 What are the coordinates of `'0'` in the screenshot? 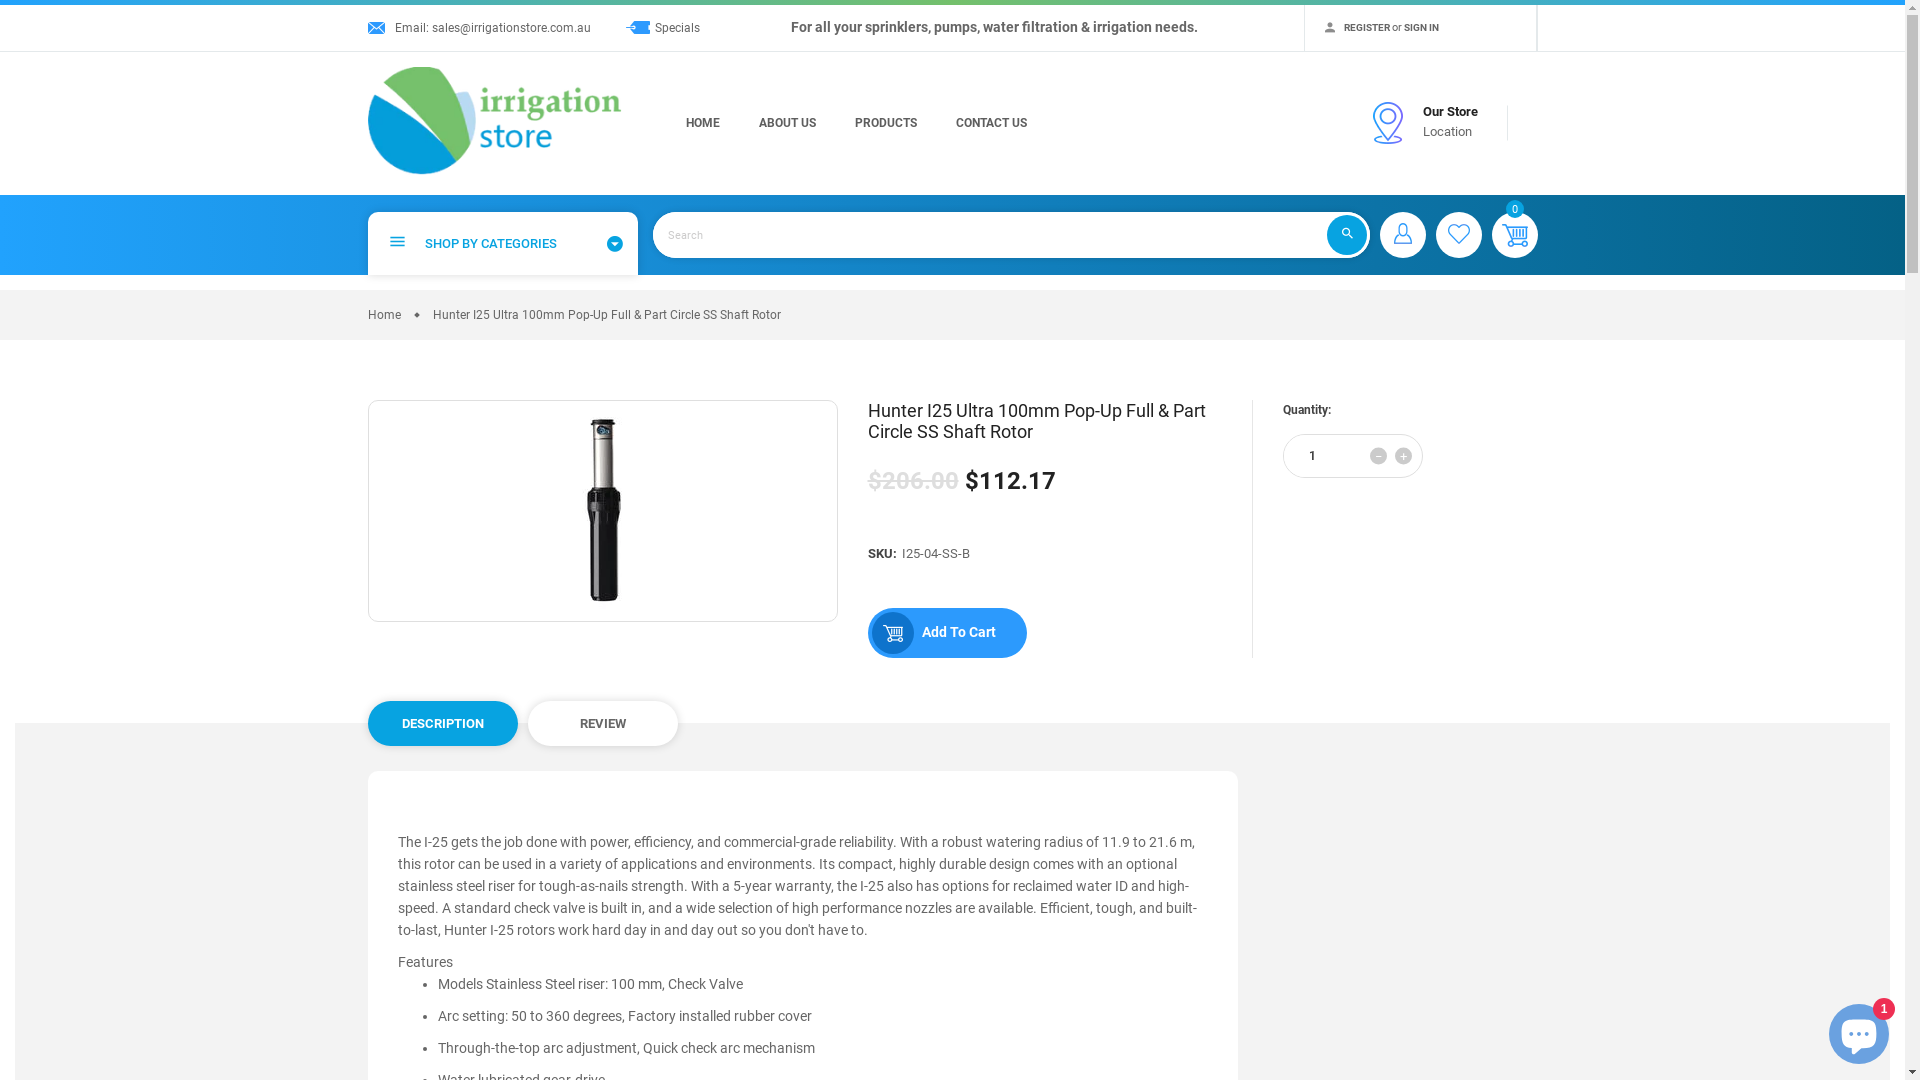 It's located at (1492, 234).